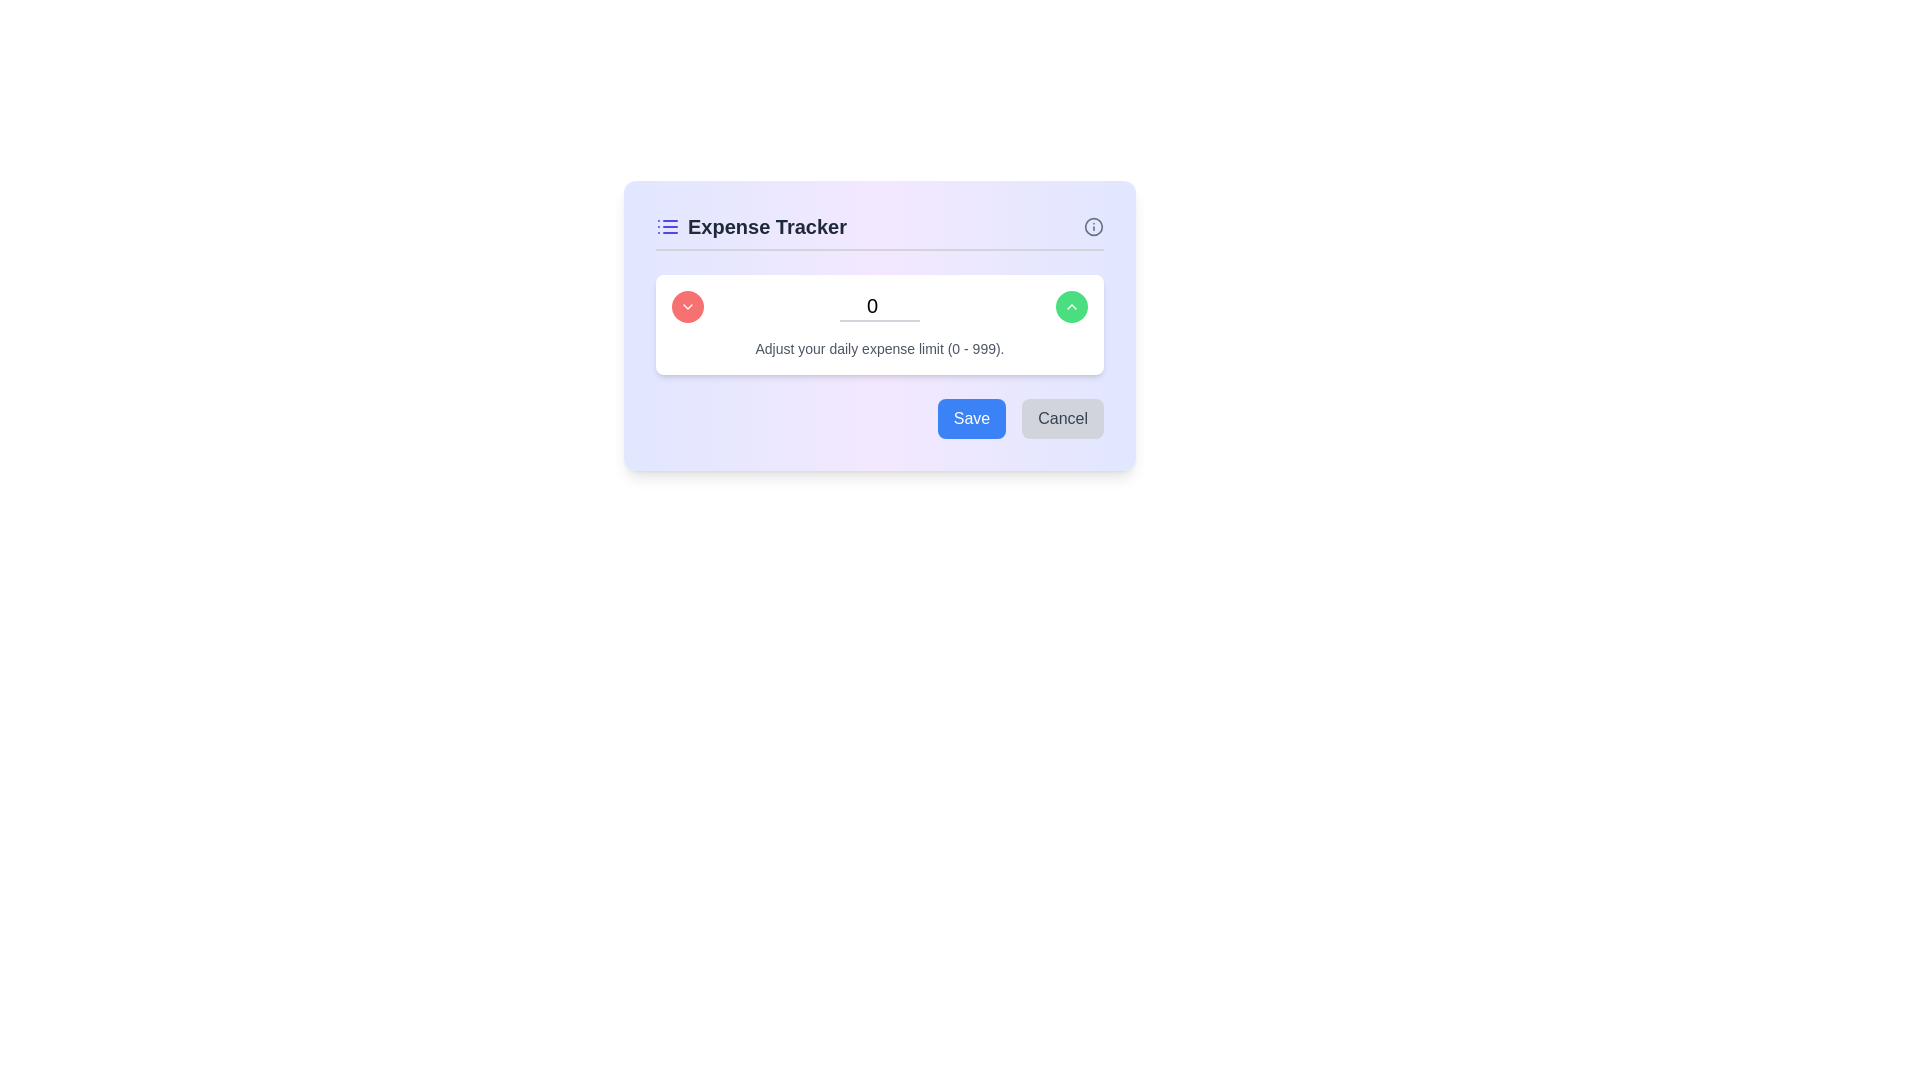  What do you see at coordinates (750, 226) in the screenshot?
I see `the header element that indicates the purpose of the expense management system, which includes an icon and a text label aligned to the right of the icon` at bounding box center [750, 226].